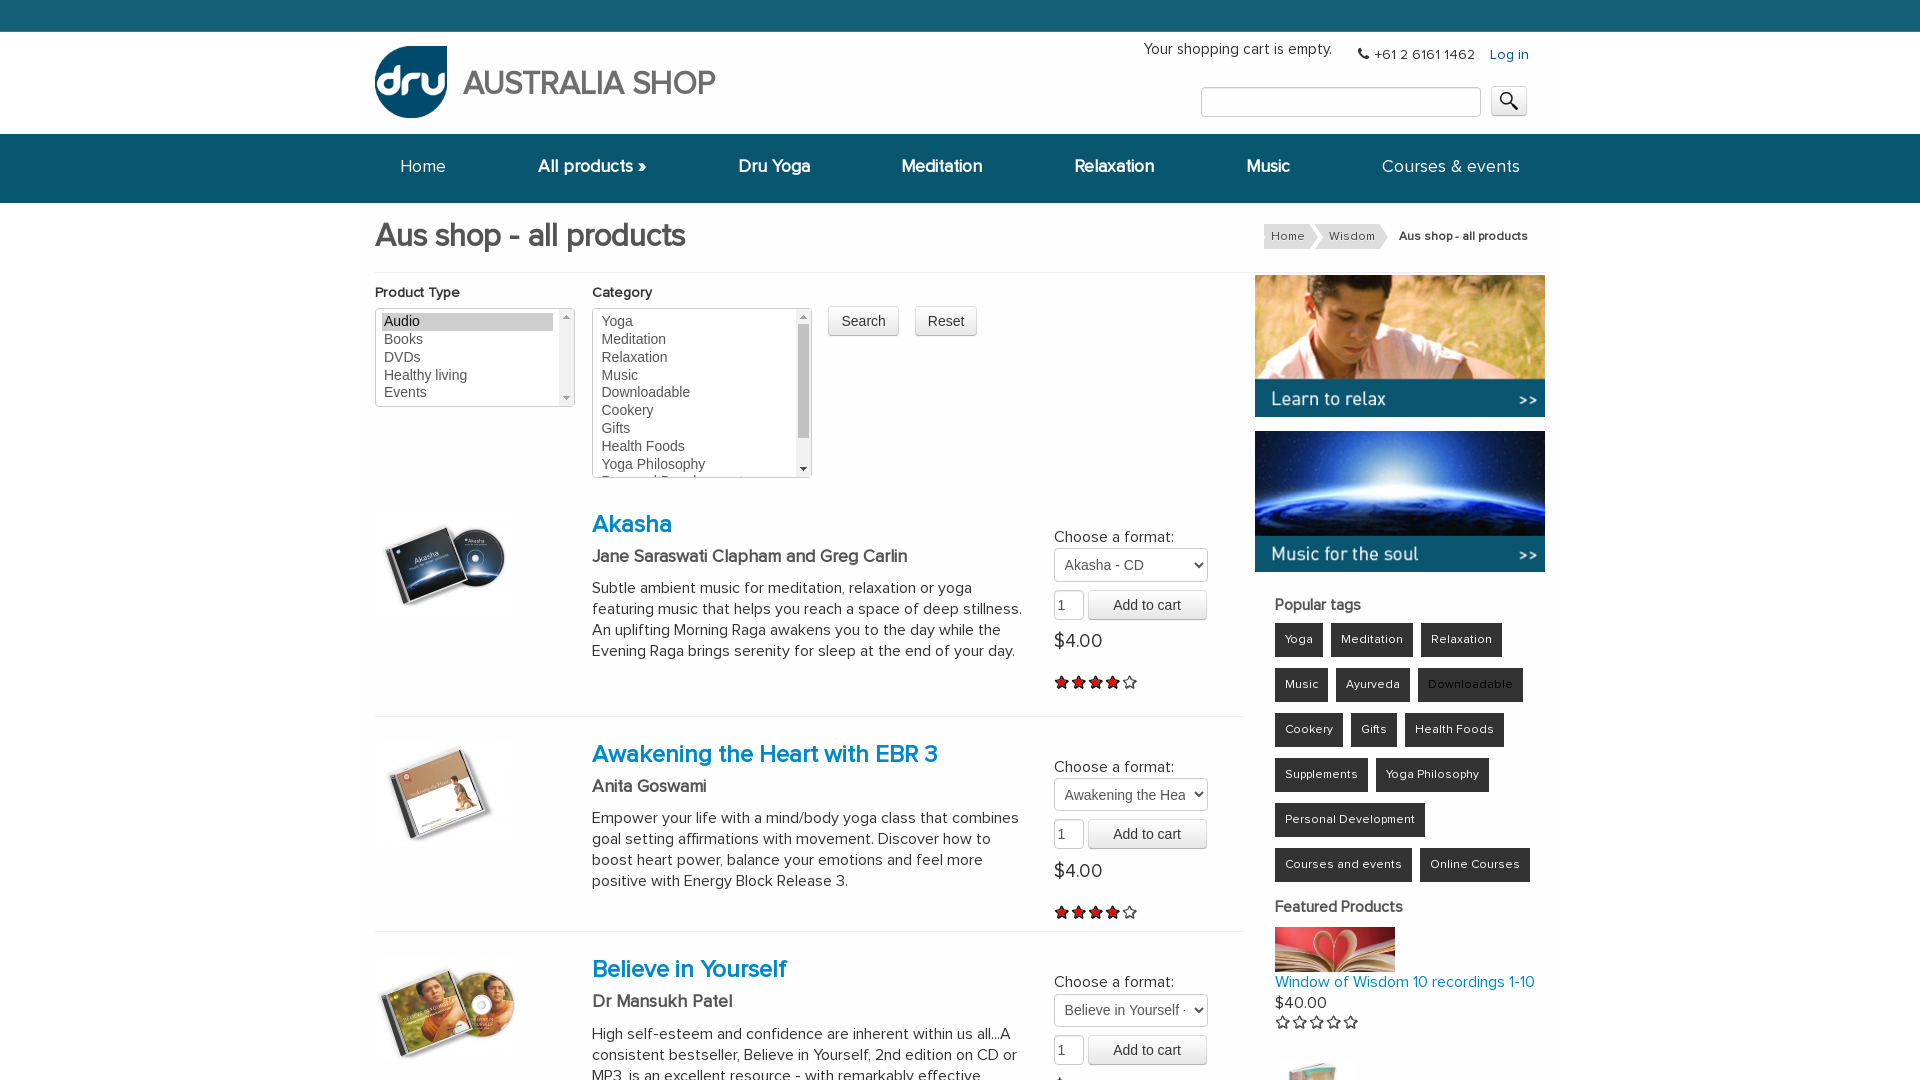 This screenshot has height=1080, width=1920. I want to click on 'Yoga', so click(1299, 640).